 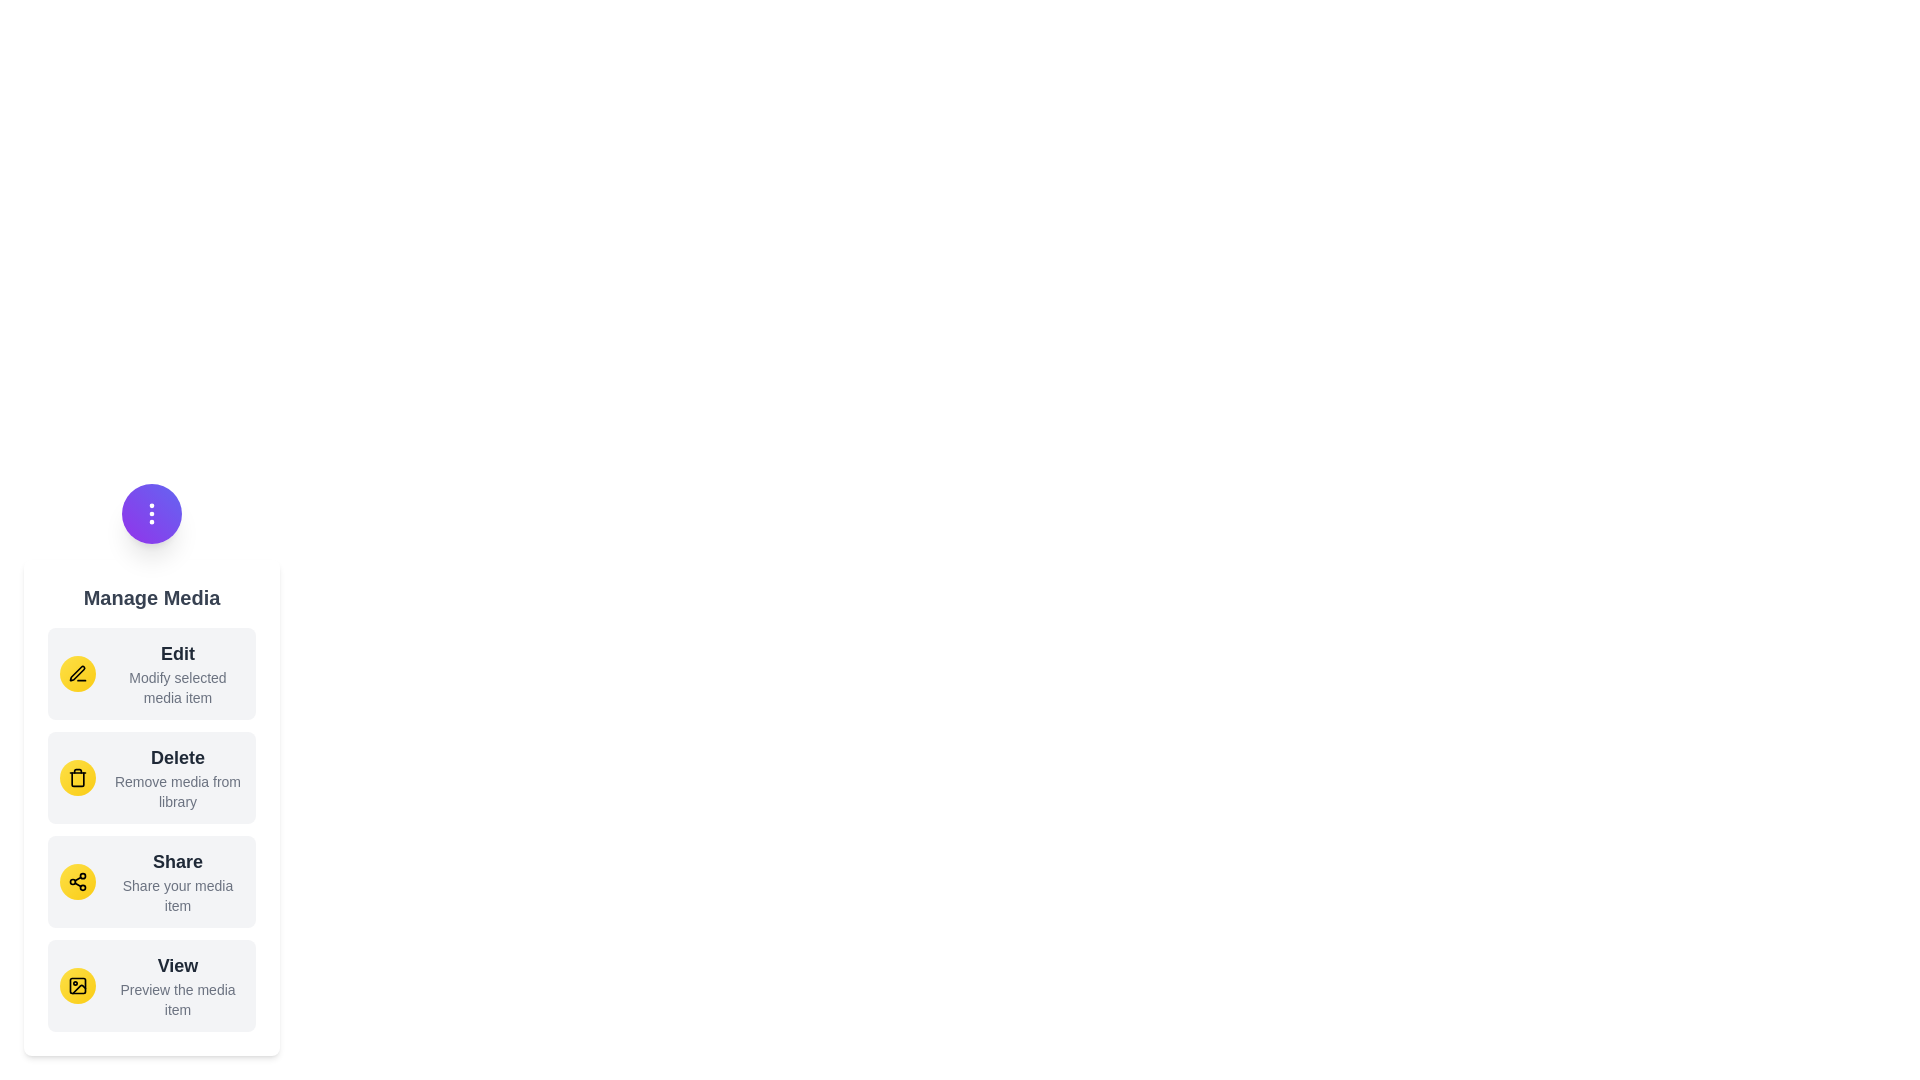 I want to click on the 'Edit' option in the menu, so click(x=151, y=674).